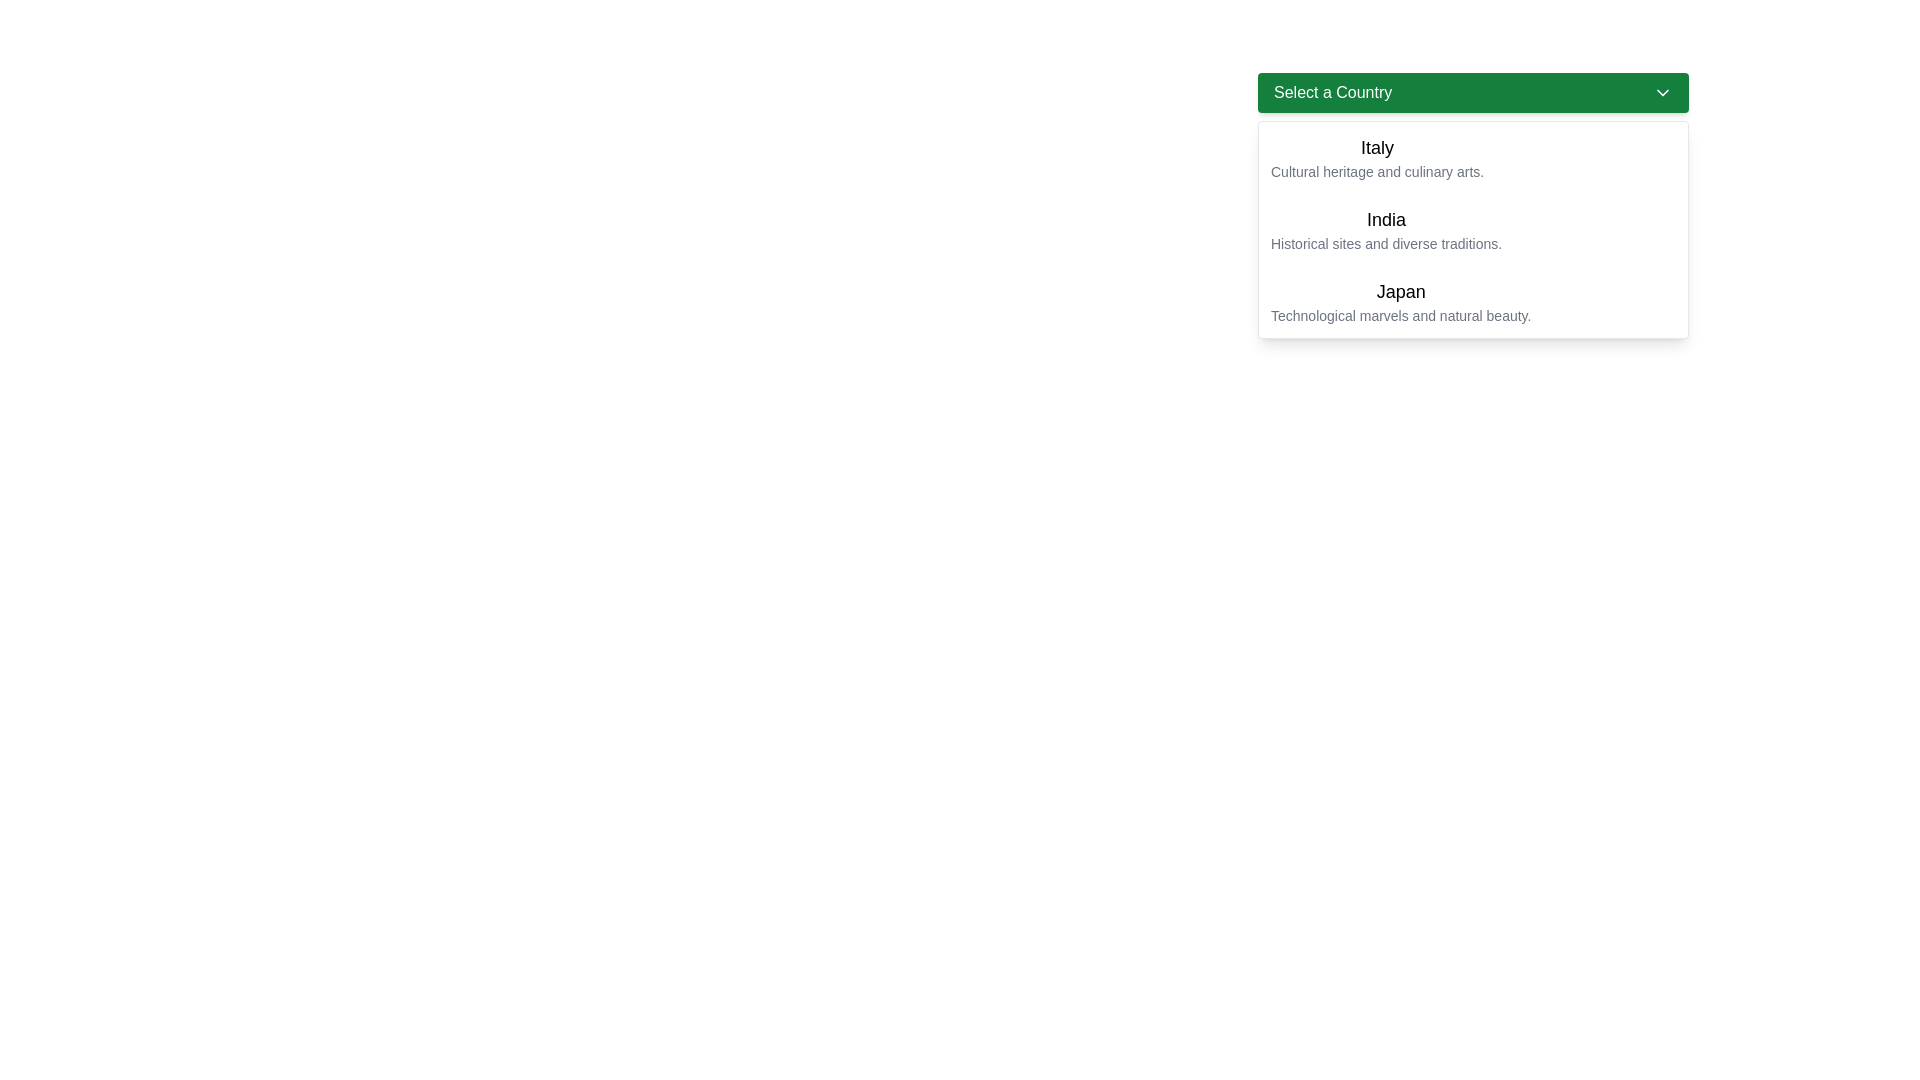 The width and height of the screenshot is (1920, 1080). Describe the element at coordinates (1473, 229) in the screenshot. I see `the dropdown menu entry labeled 'India'` at that location.